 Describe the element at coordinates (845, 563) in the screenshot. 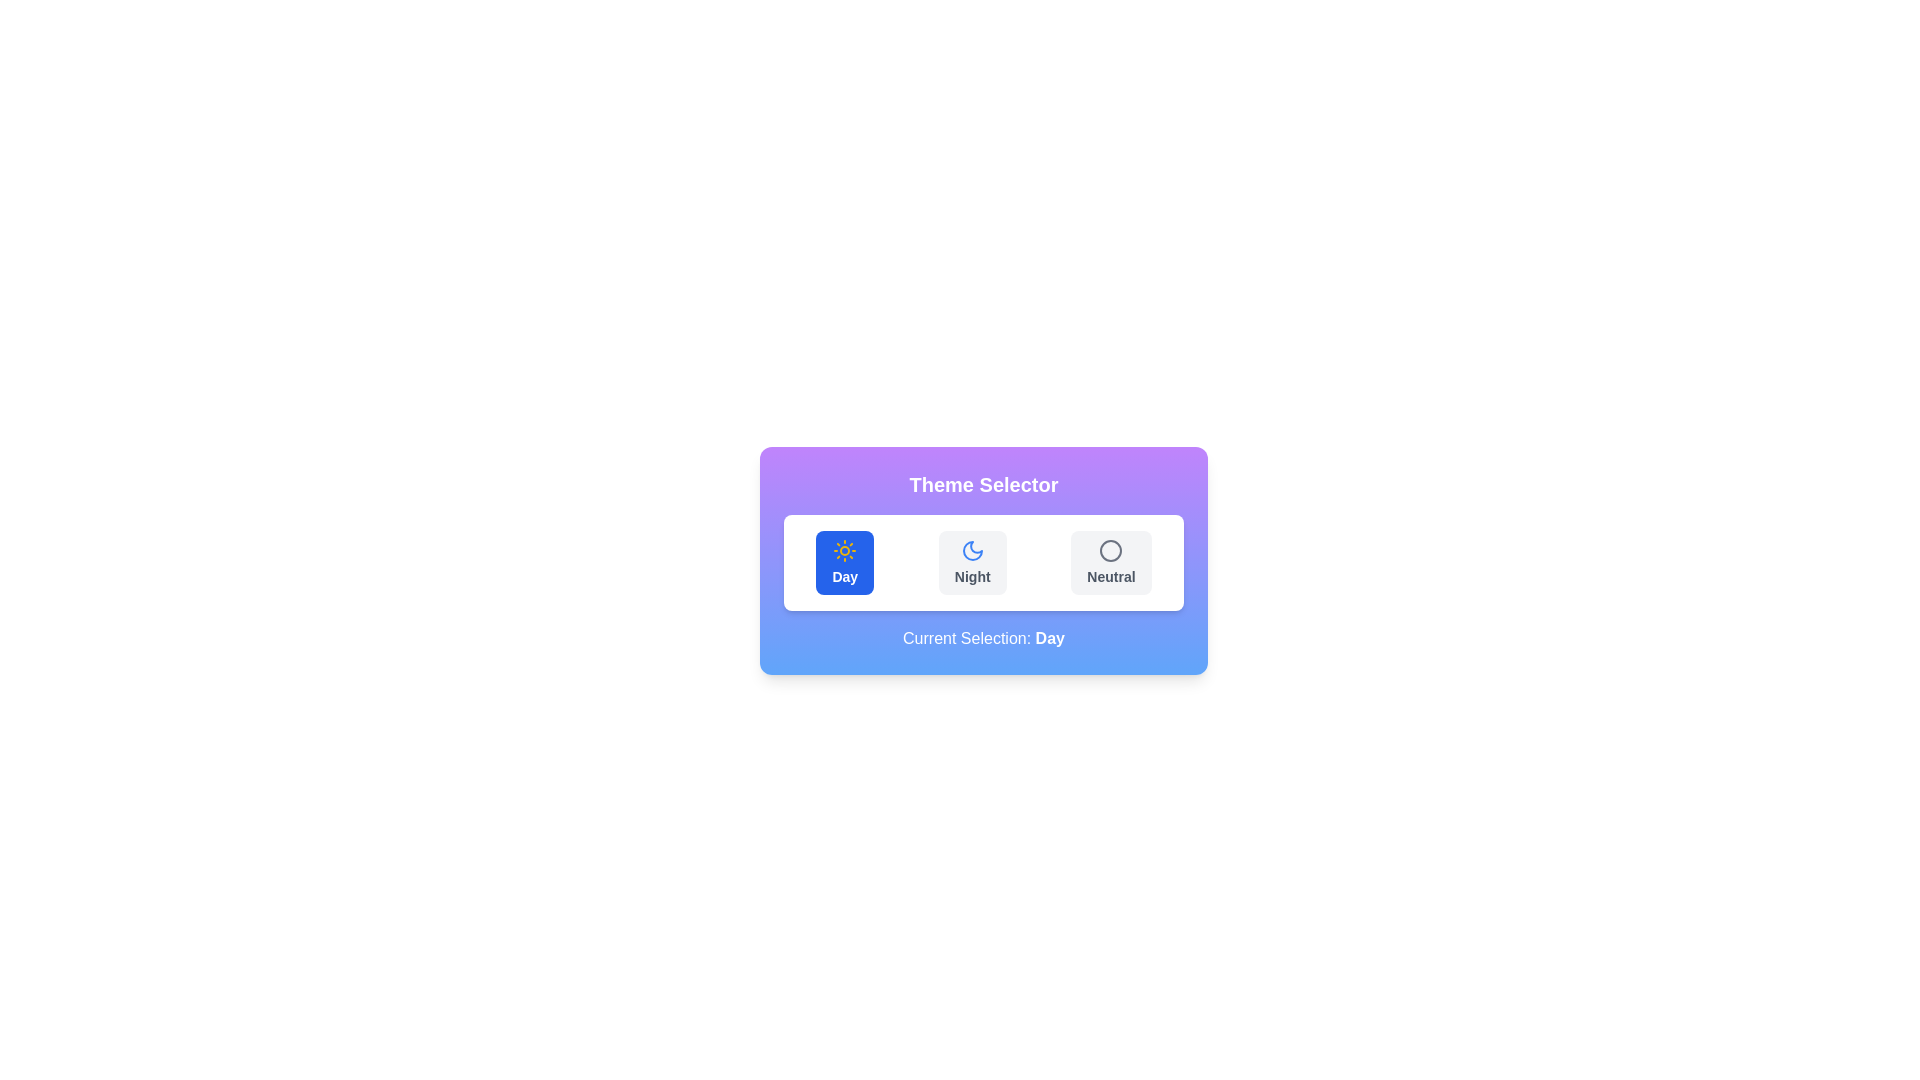

I see `the 'Day' button` at that location.